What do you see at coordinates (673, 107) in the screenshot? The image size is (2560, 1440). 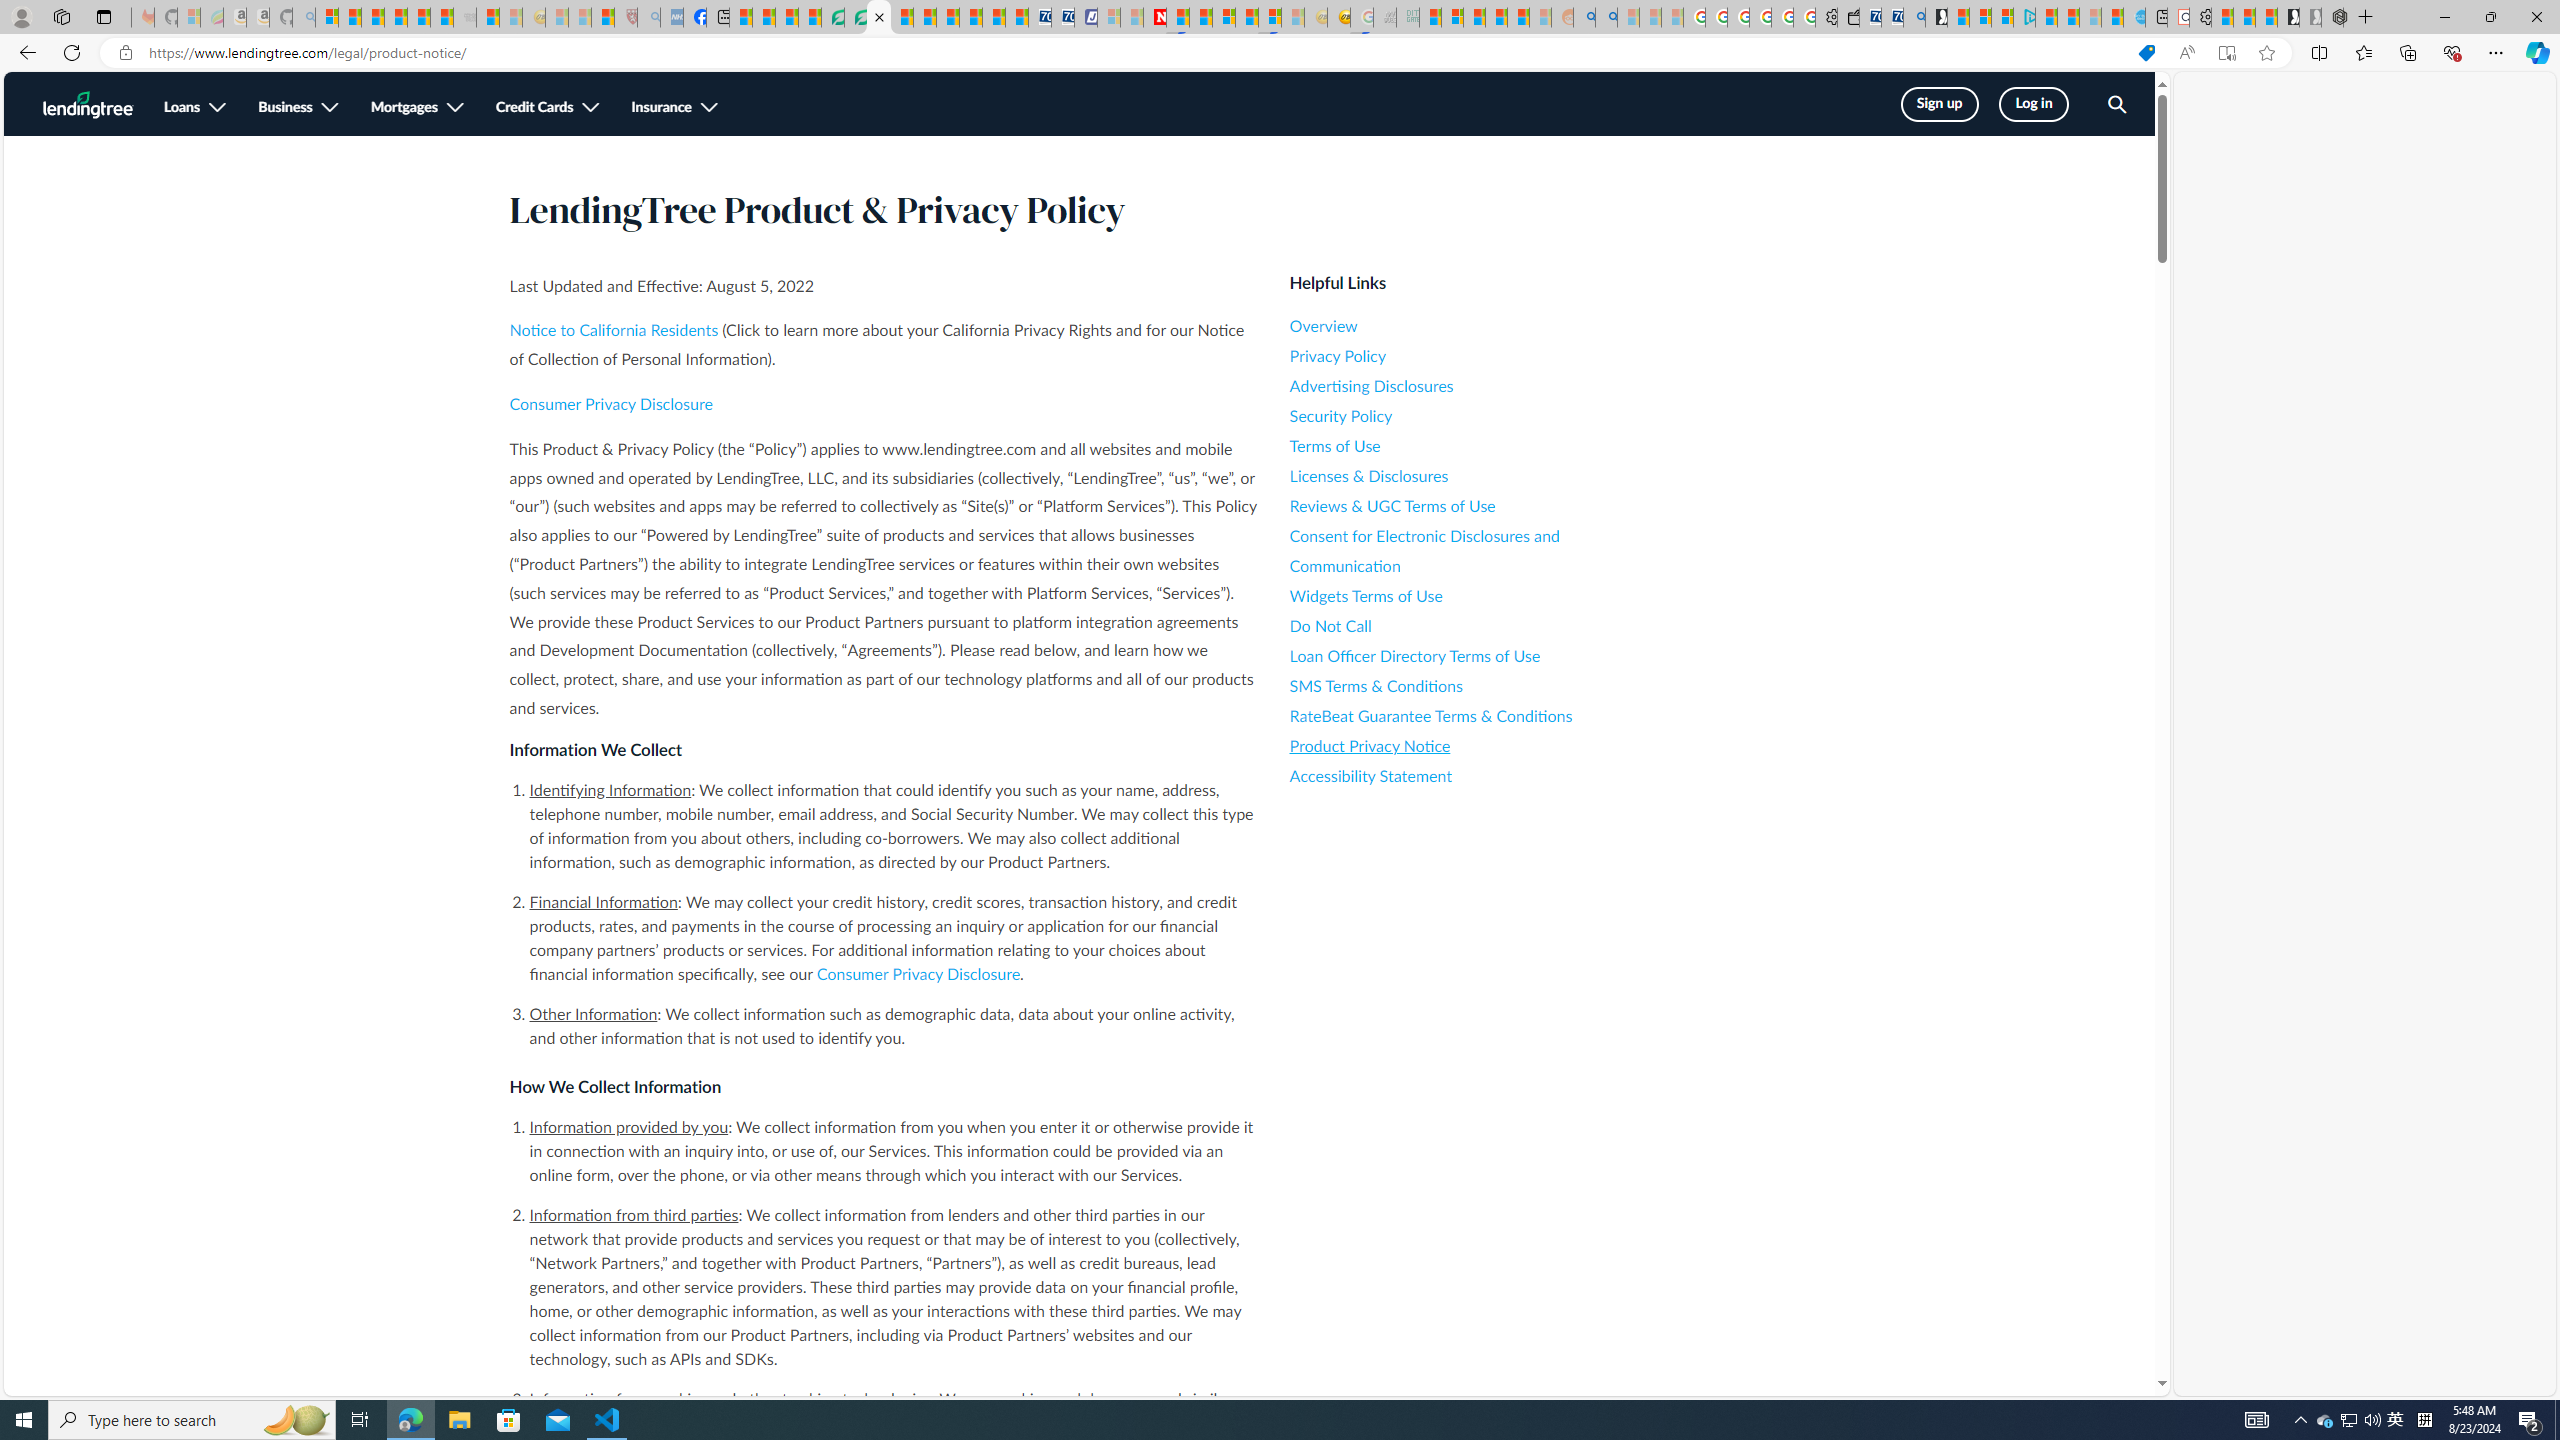 I see `'Insurance, see more'` at bounding box center [673, 107].